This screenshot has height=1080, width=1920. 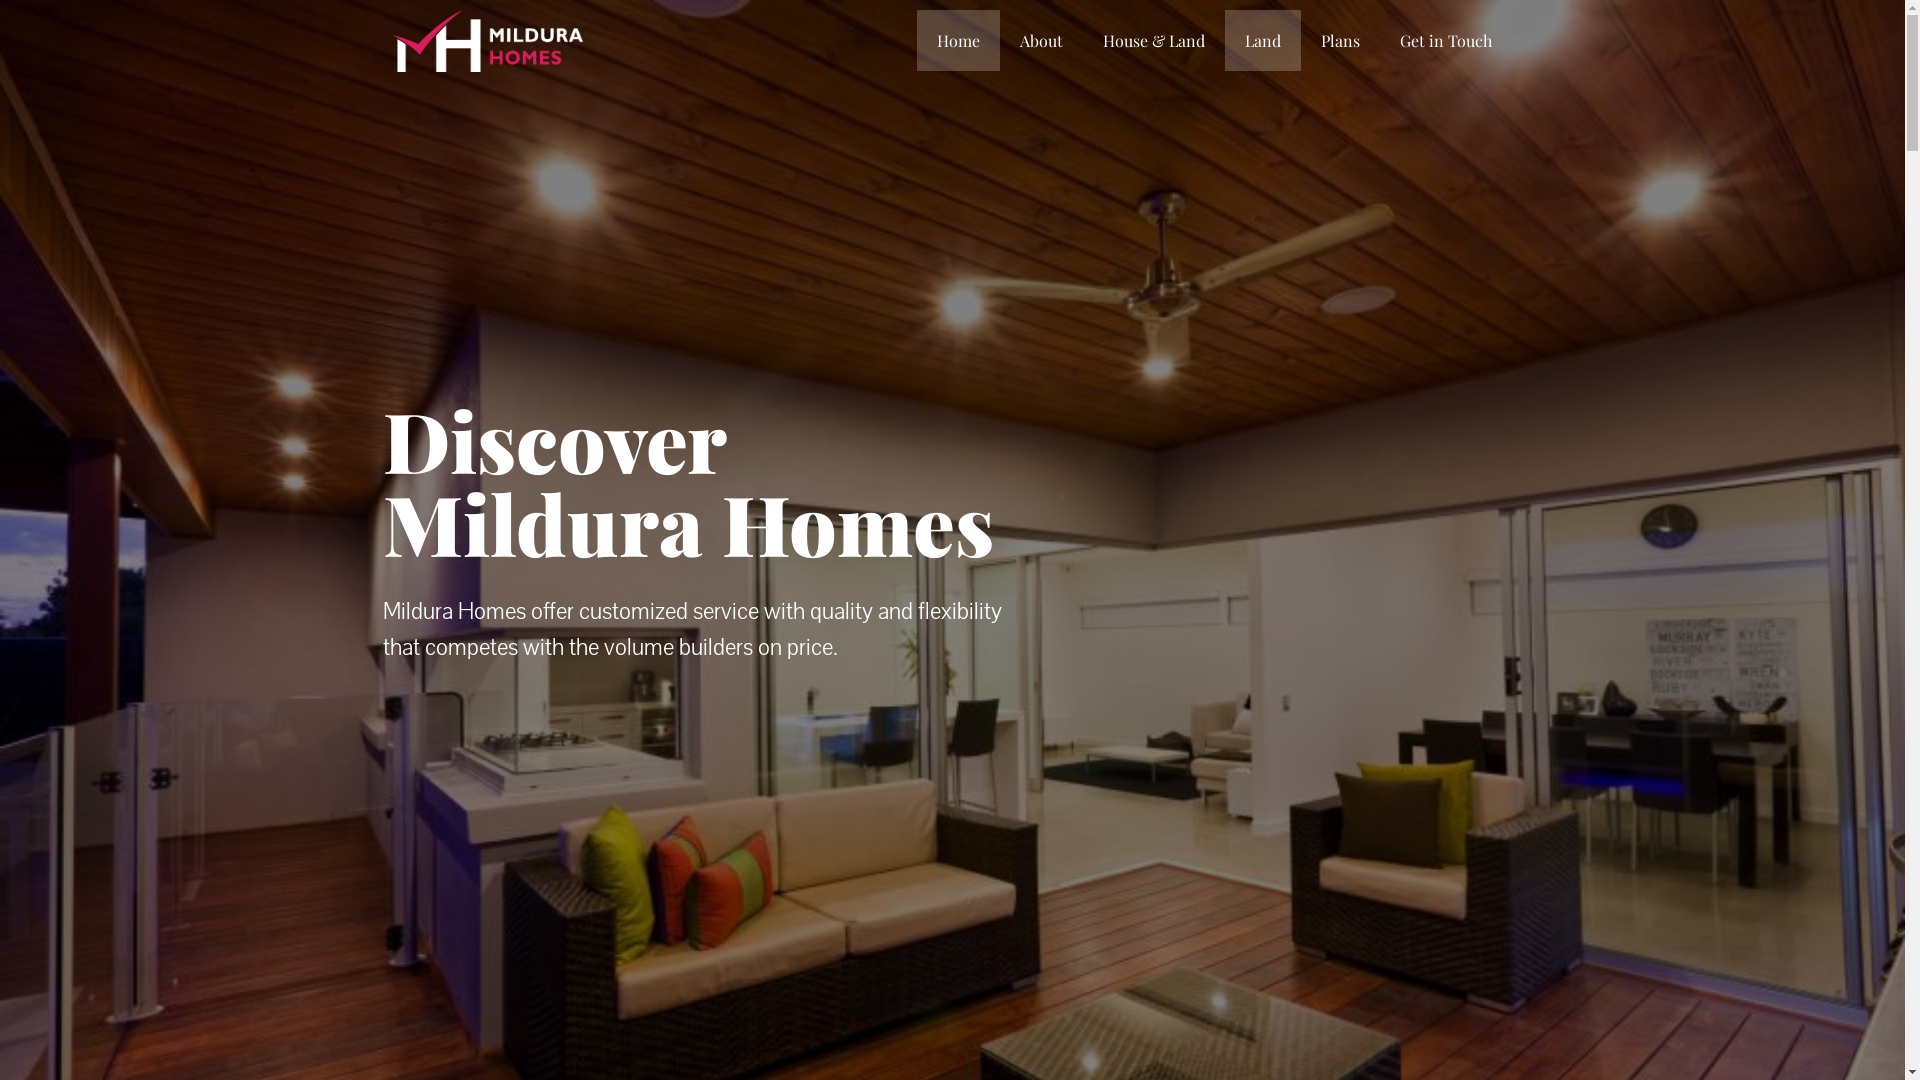 I want to click on 'Plans', so click(x=1340, y=40).